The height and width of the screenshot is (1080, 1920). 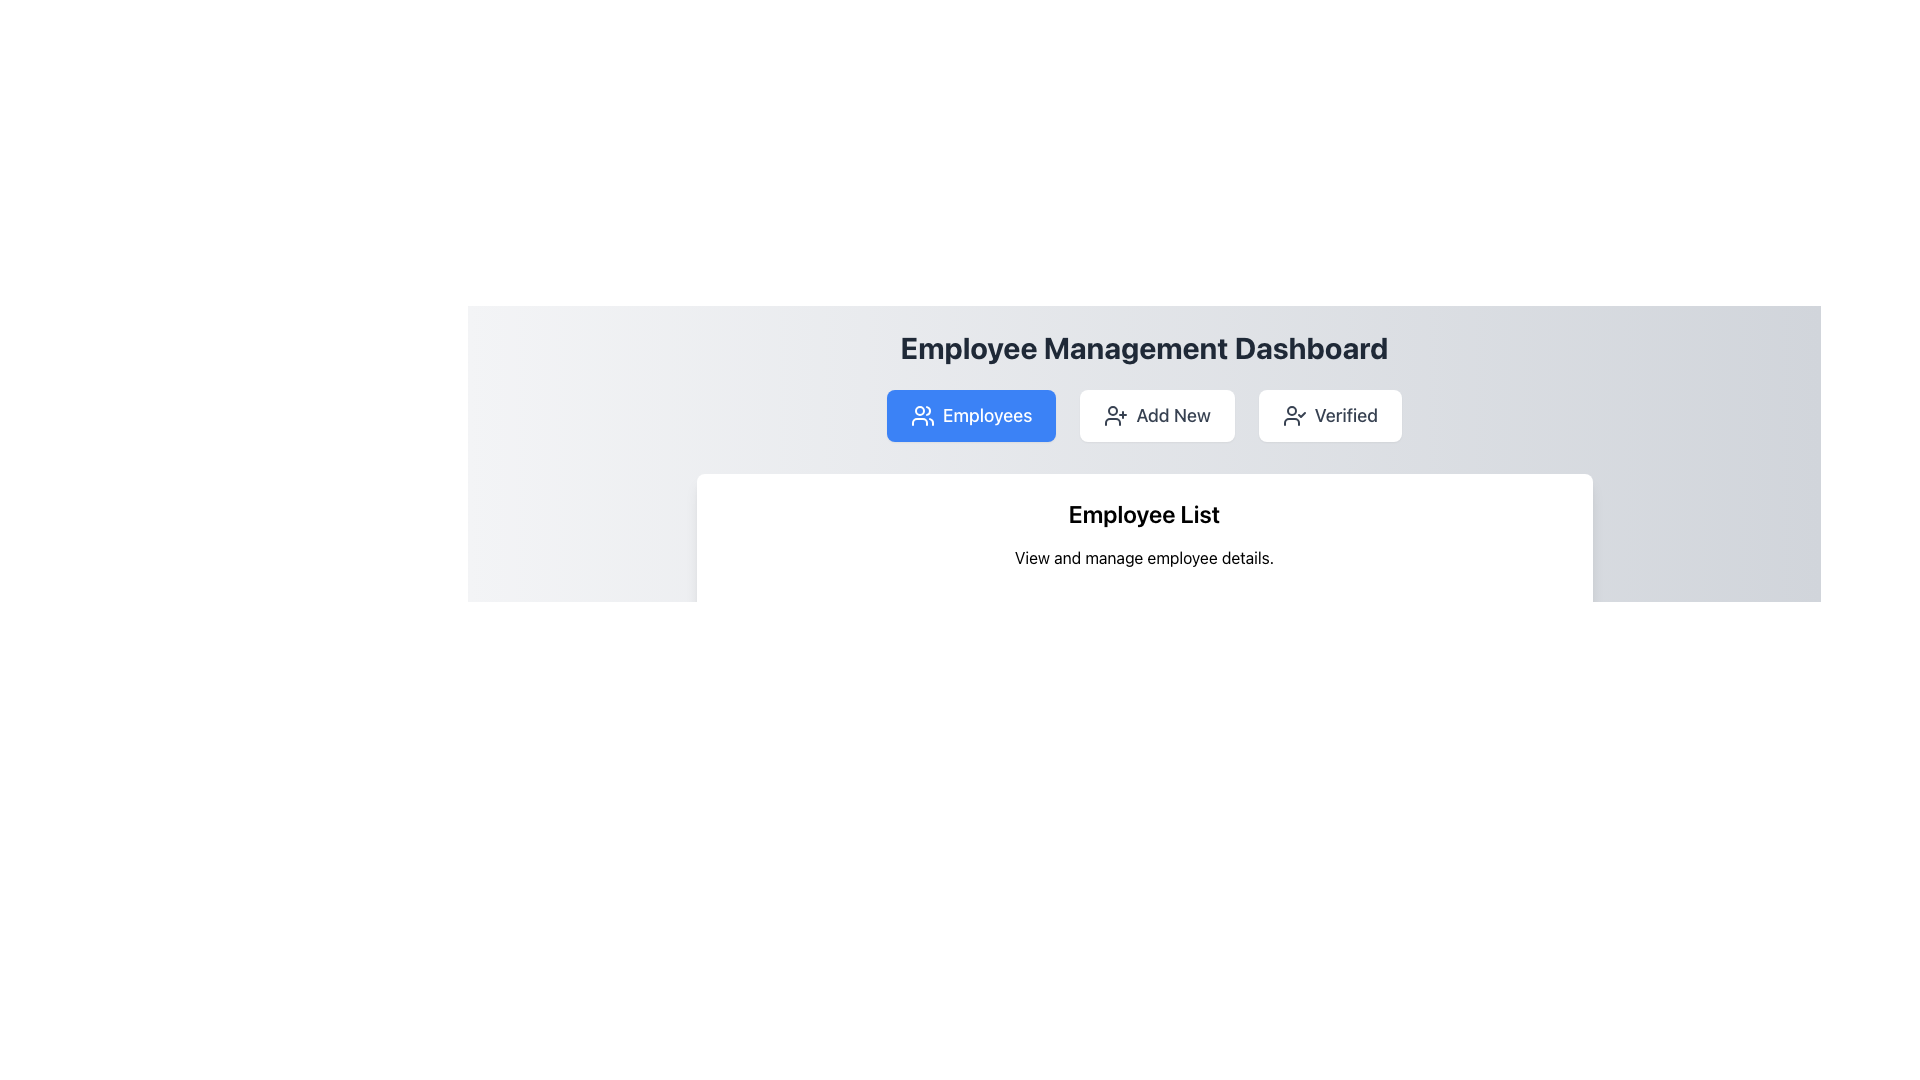 I want to click on the 'Verified' button located in the Employee Management Dashboard, so click(x=1329, y=415).